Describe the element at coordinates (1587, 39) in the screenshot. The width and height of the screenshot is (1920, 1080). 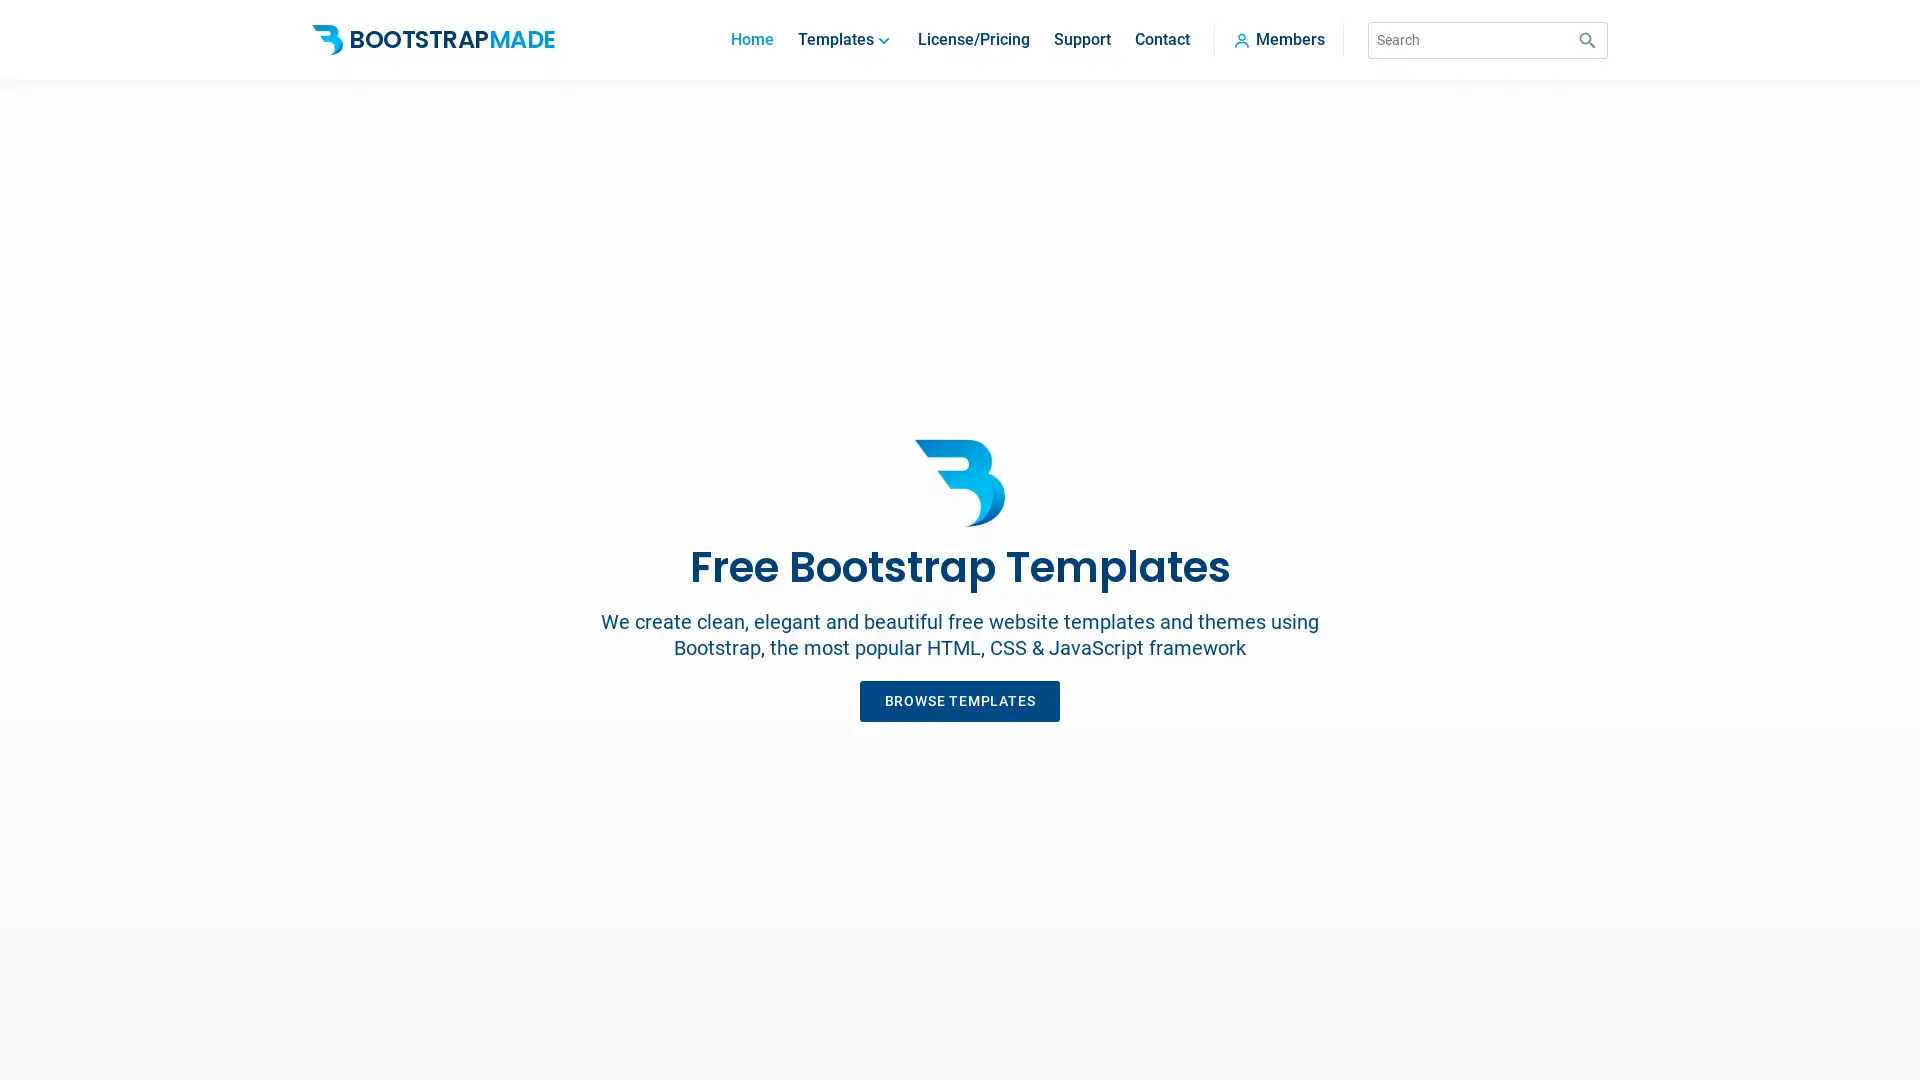
I see `Search` at that location.